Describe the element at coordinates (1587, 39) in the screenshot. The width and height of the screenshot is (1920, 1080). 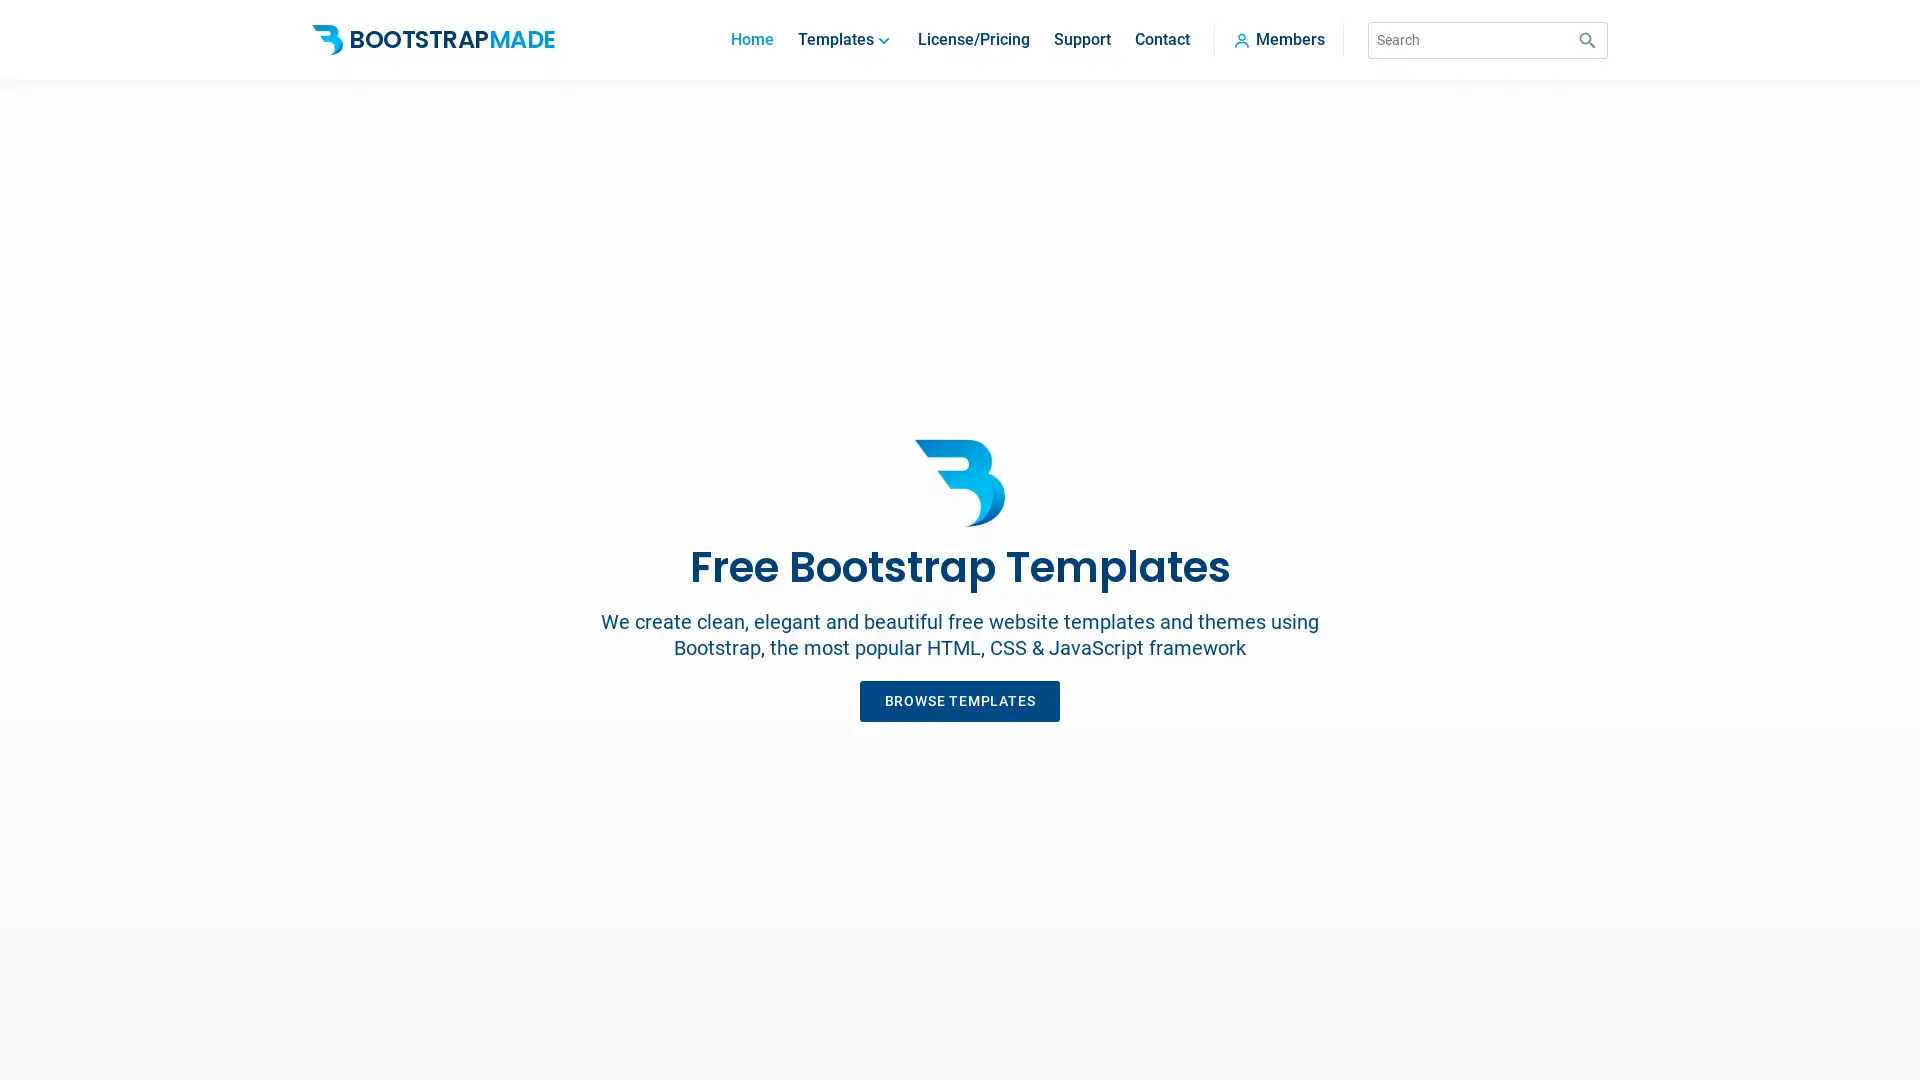
I see `Search` at that location.